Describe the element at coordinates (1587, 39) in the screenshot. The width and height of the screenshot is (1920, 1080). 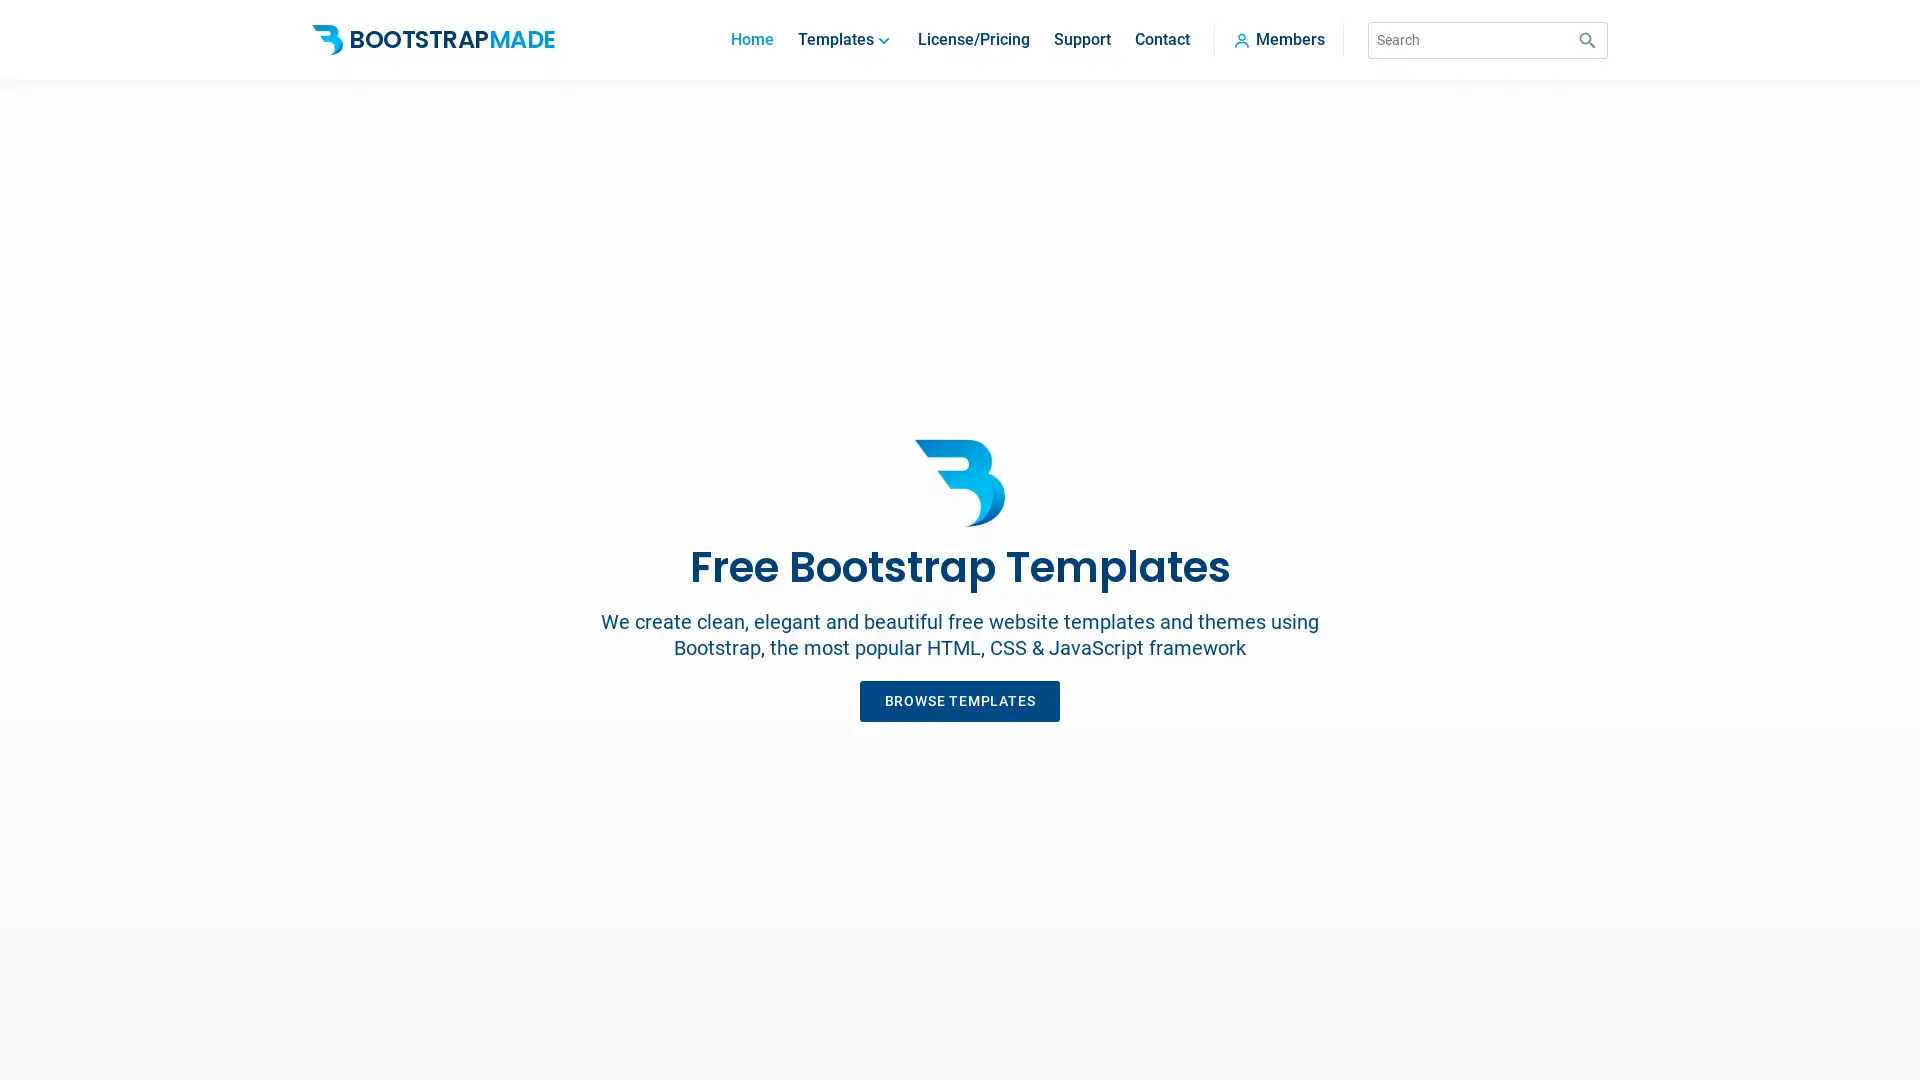
I see `Search` at that location.